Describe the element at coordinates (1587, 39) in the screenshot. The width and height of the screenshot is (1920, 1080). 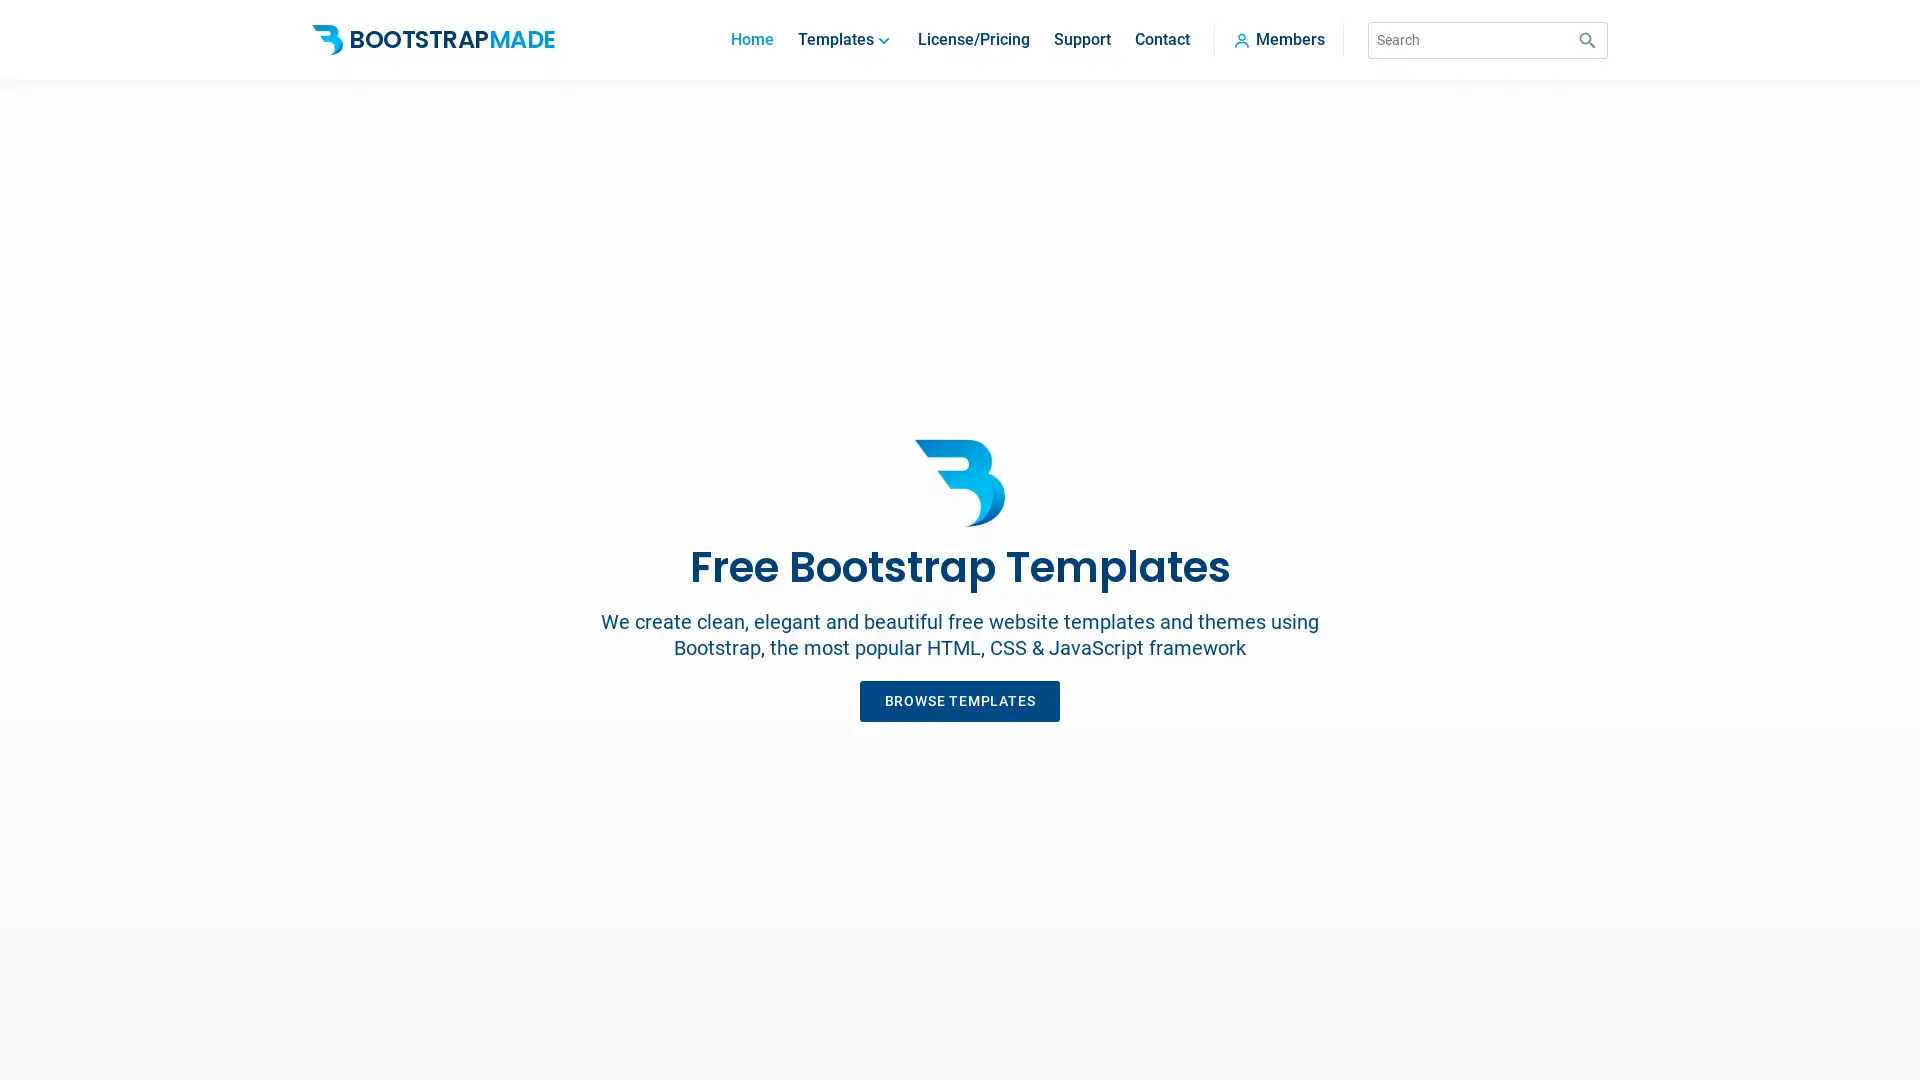
I see `Search` at that location.